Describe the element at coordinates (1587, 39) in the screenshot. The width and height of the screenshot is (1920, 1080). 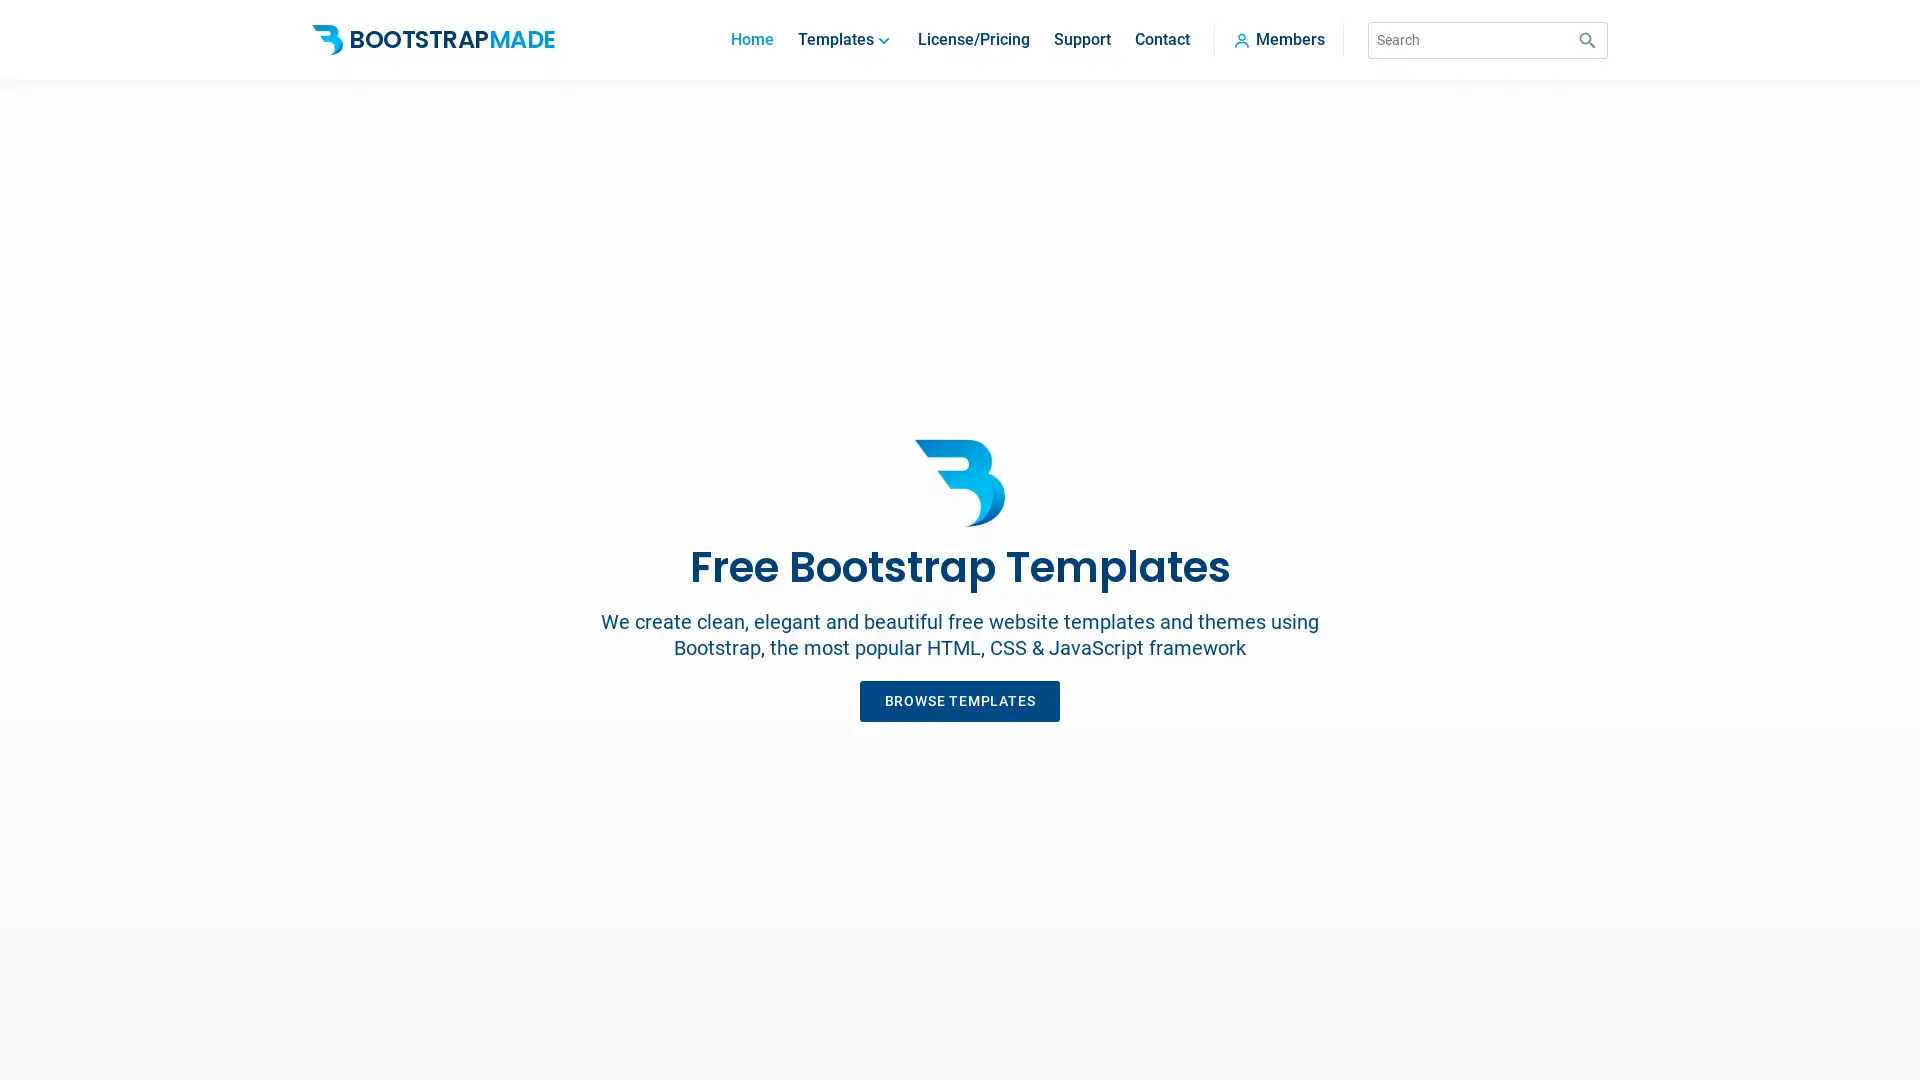
I see `Search` at that location.